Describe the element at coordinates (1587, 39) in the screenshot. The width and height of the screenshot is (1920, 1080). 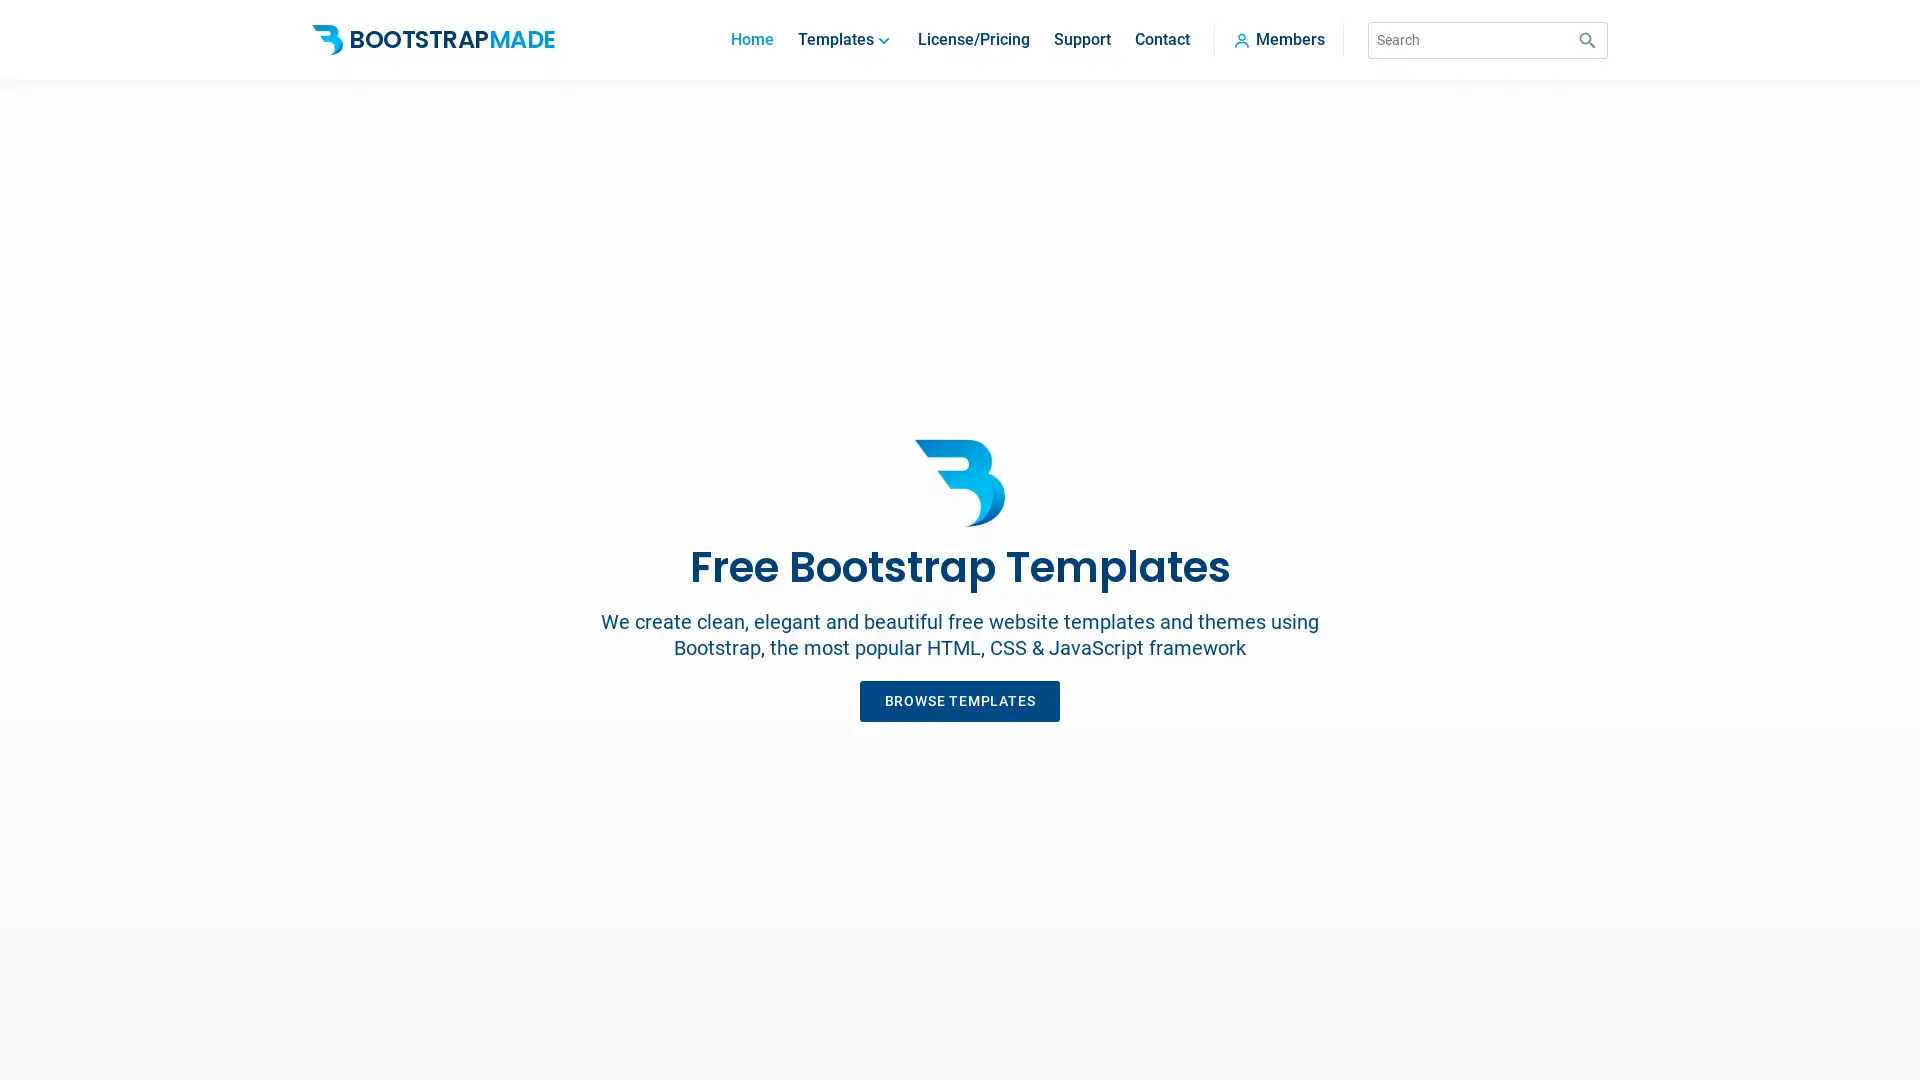
I see `Search` at that location.